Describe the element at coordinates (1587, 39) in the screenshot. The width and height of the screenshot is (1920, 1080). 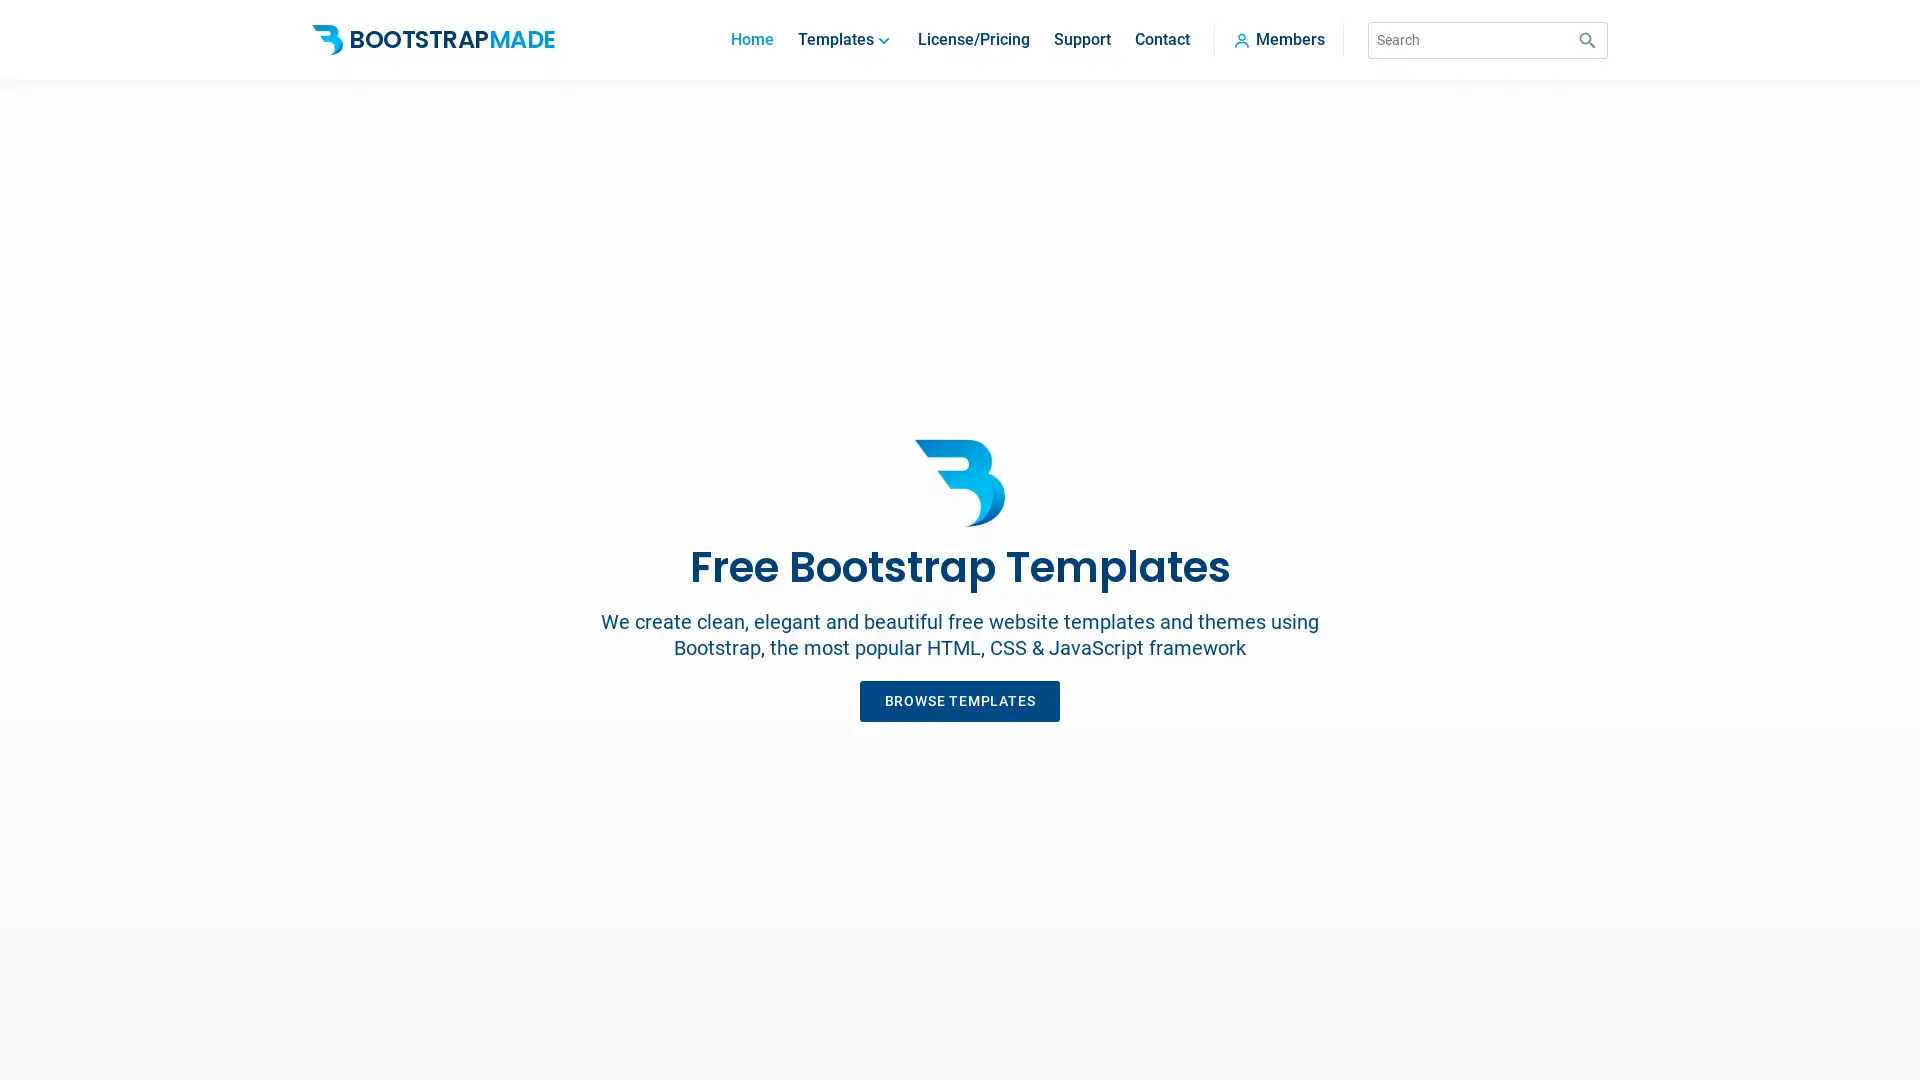
I see `Search` at that location.